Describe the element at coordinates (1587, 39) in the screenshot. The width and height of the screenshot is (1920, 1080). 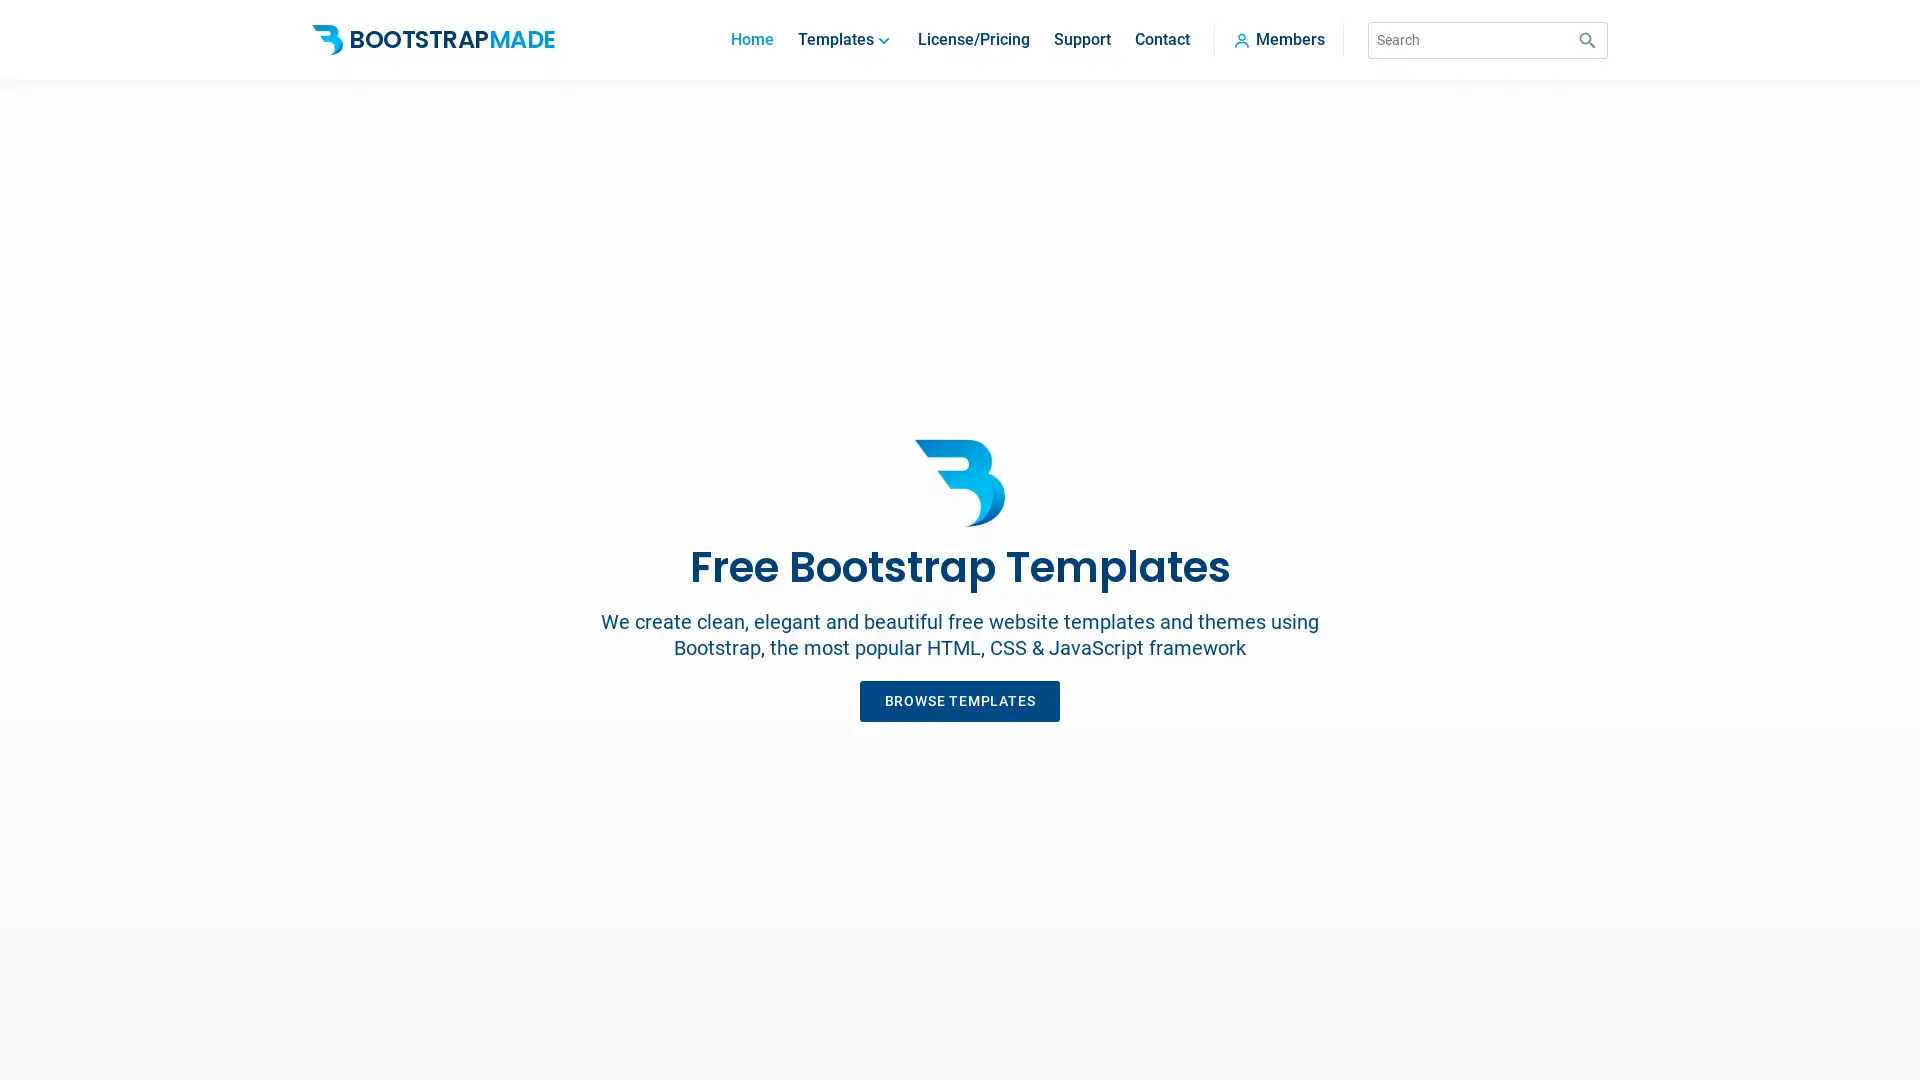
I see `Search` at that location.